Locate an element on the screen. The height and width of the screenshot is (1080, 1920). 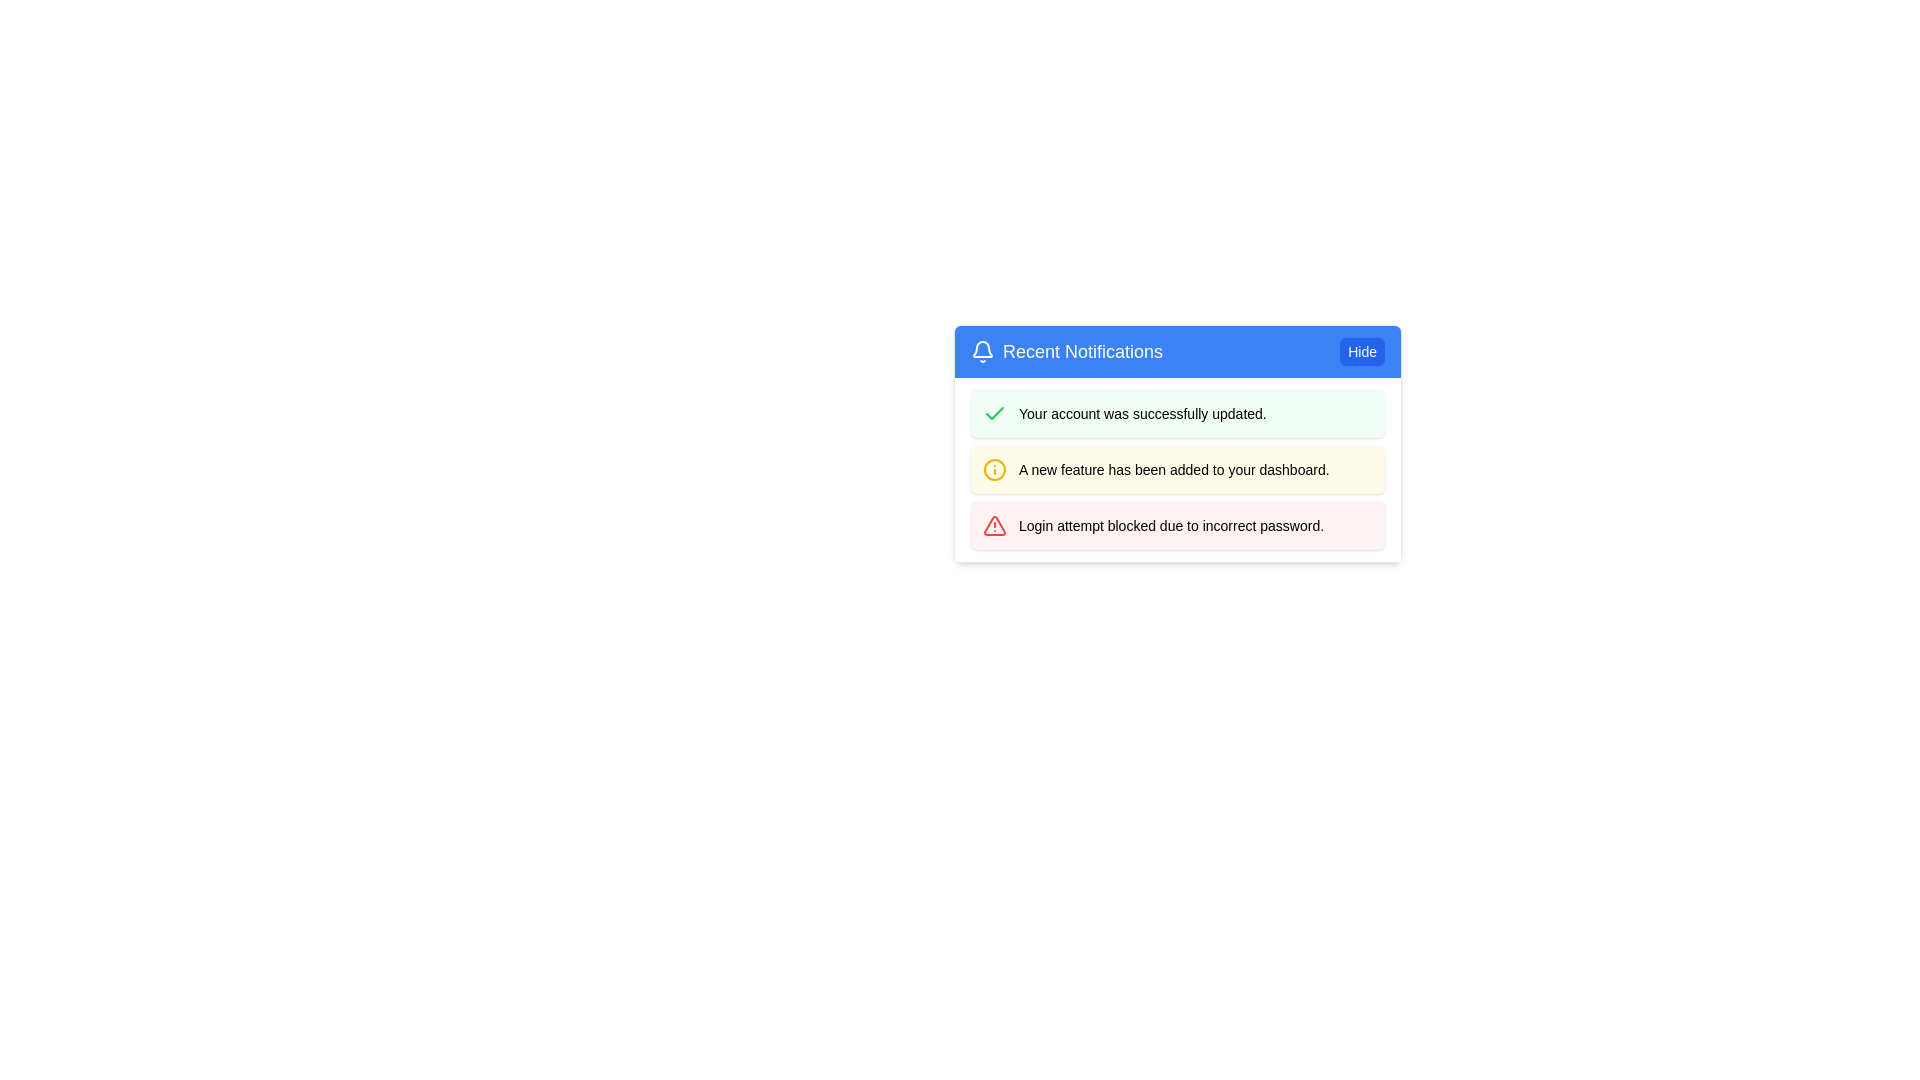
the 'Recent Notifications' text label, which is a bold, white text on a blue background, located in the top-left region of the notification panel is located at coordinates (1082, 350).